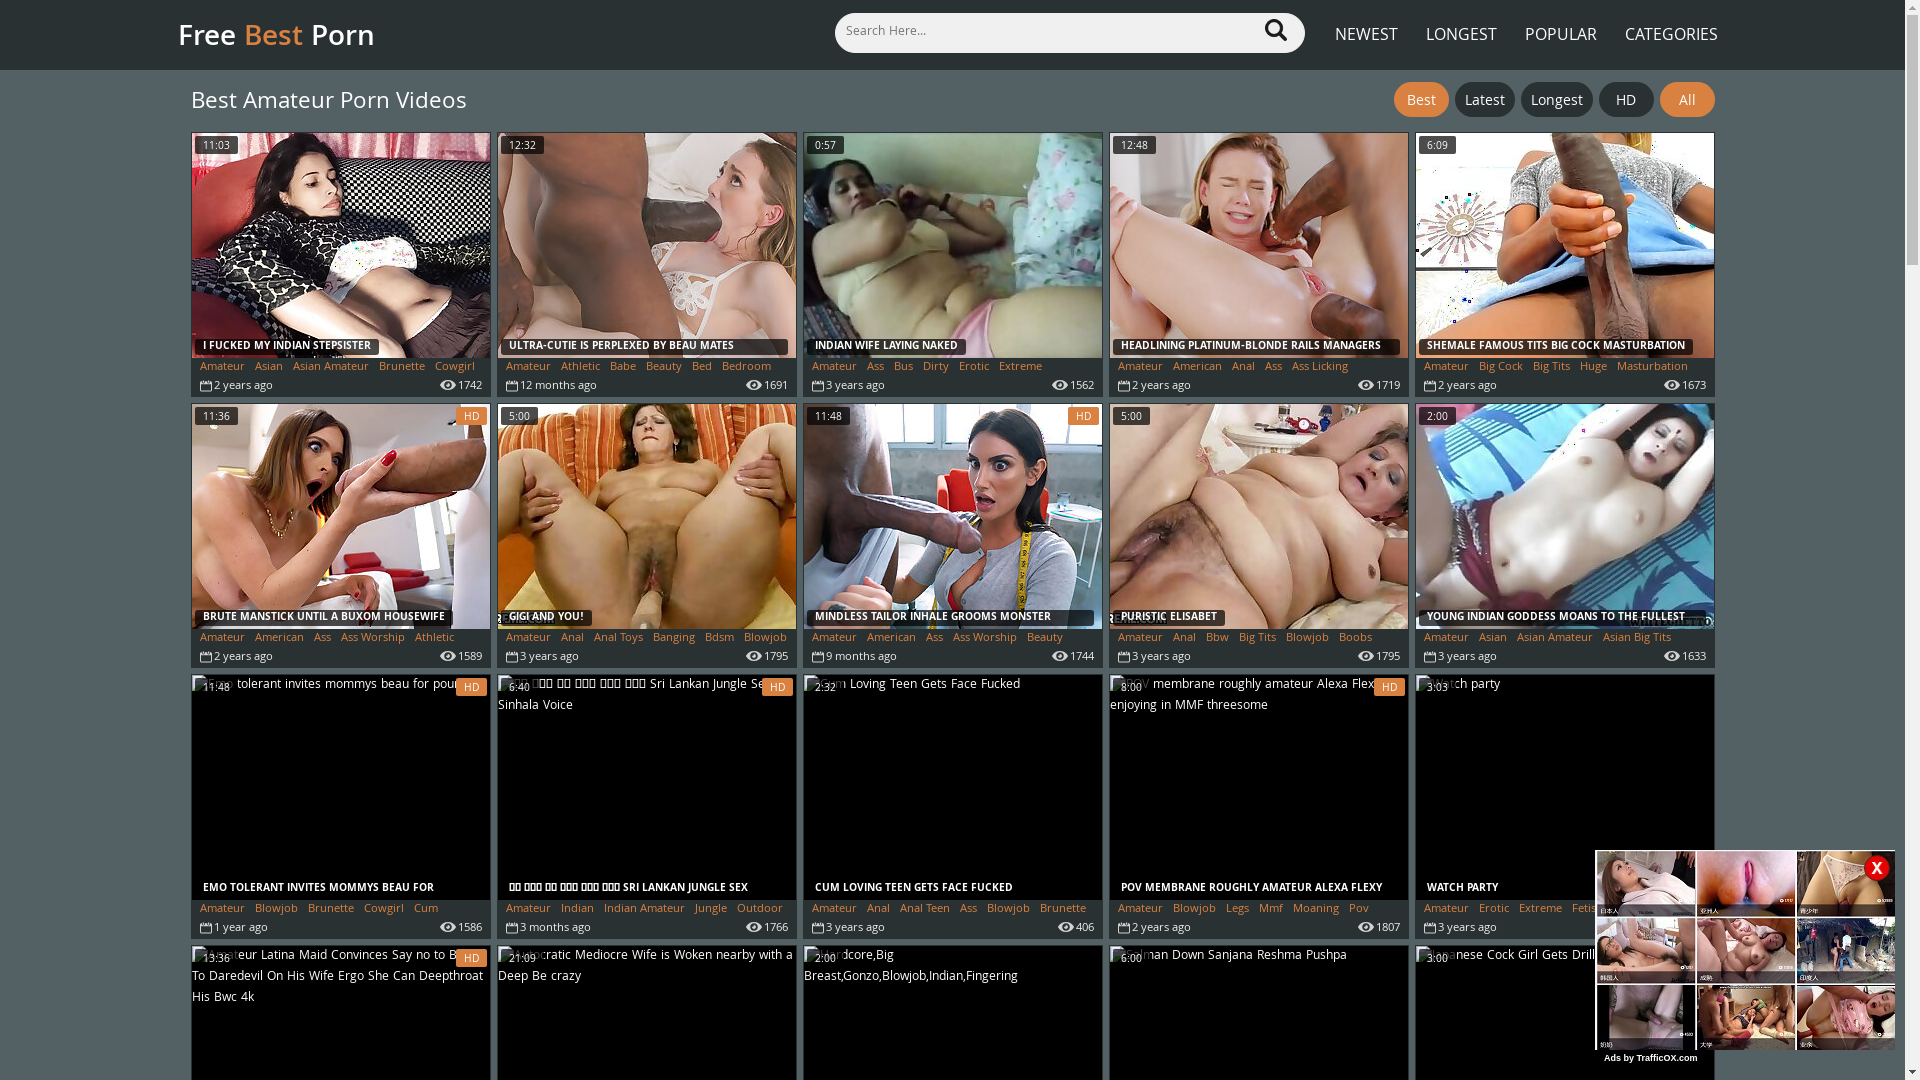 Image resolution: width=1920 pixels, height=1080 pixels. What do you see at coordinates (1358, 909) in the screenshot?
I see `'Pov'` at bounding box center [1358, 909].